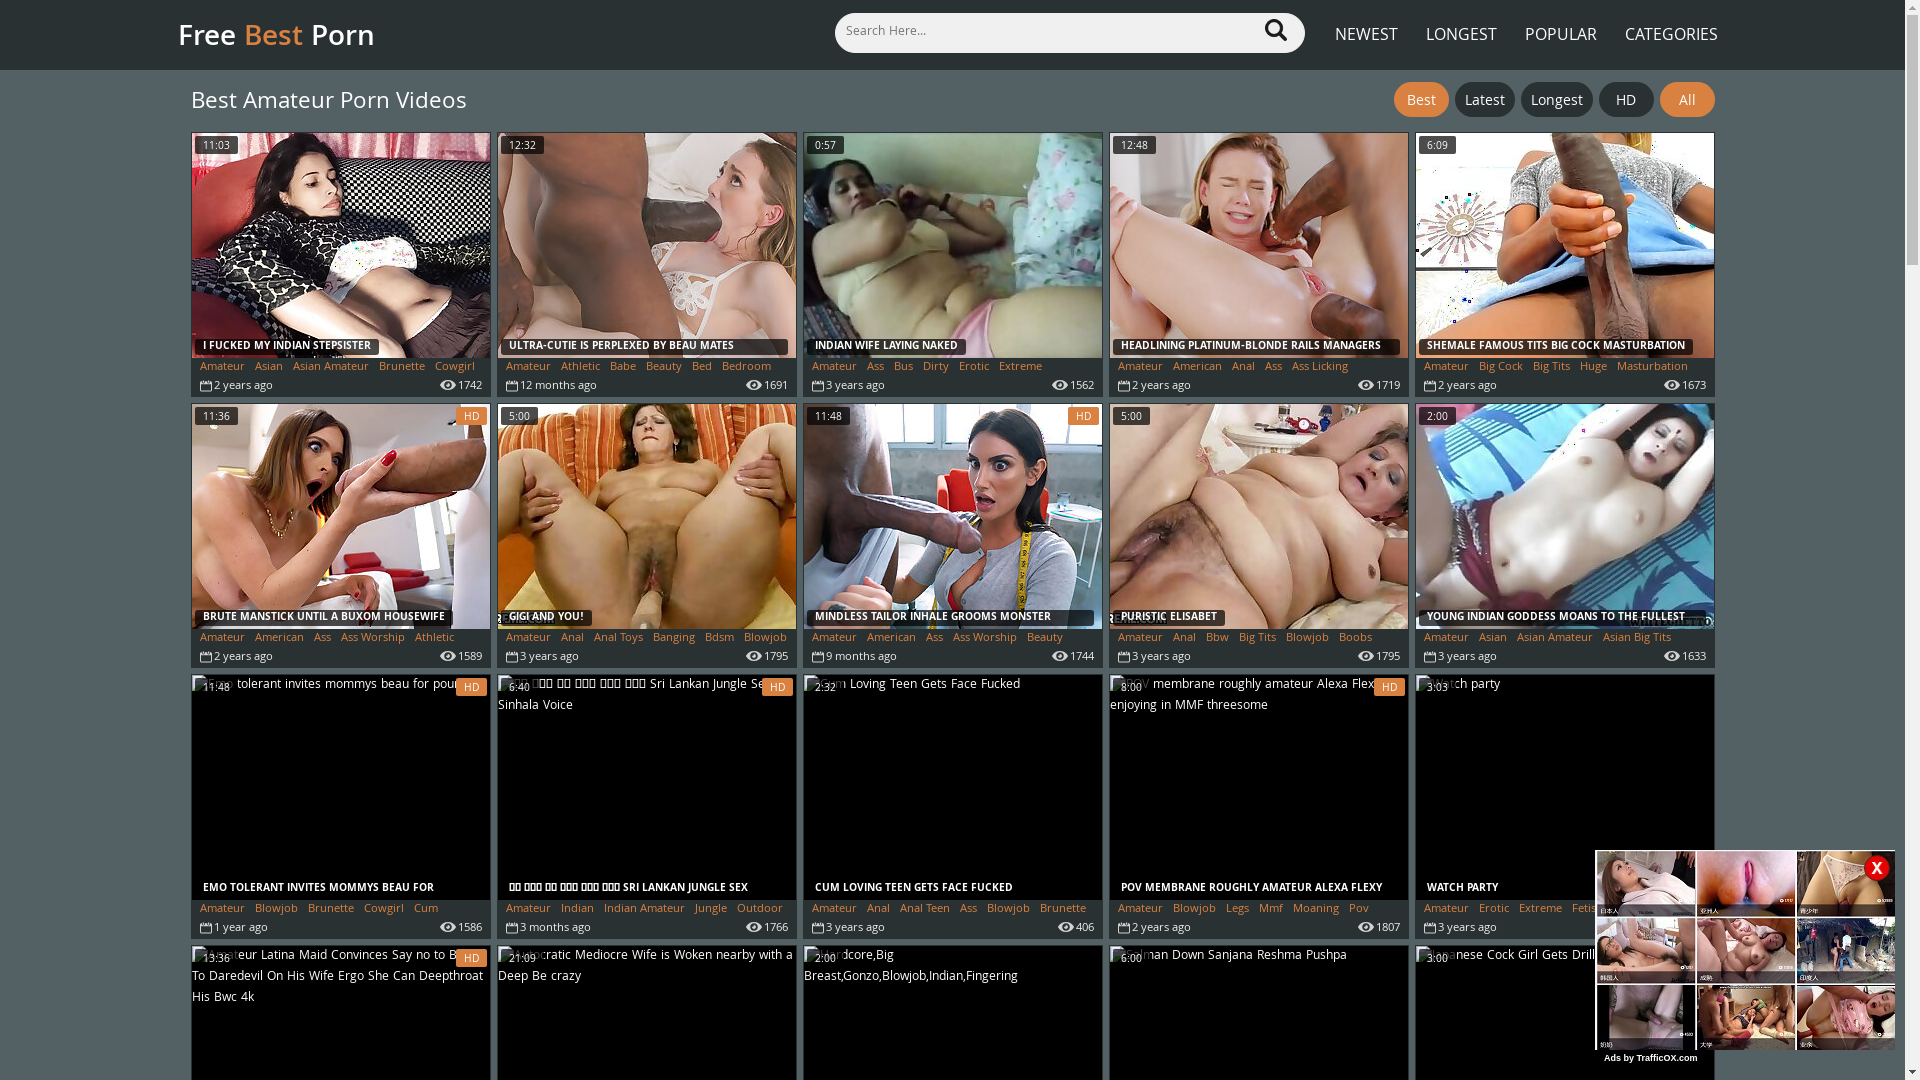 Image resolution: width=1920 pixels, height=1080 pixels. What do you see at coordinates (1358, 909) in the screenshot?
I see `'Pov'` at bounding box center [1358, 909].